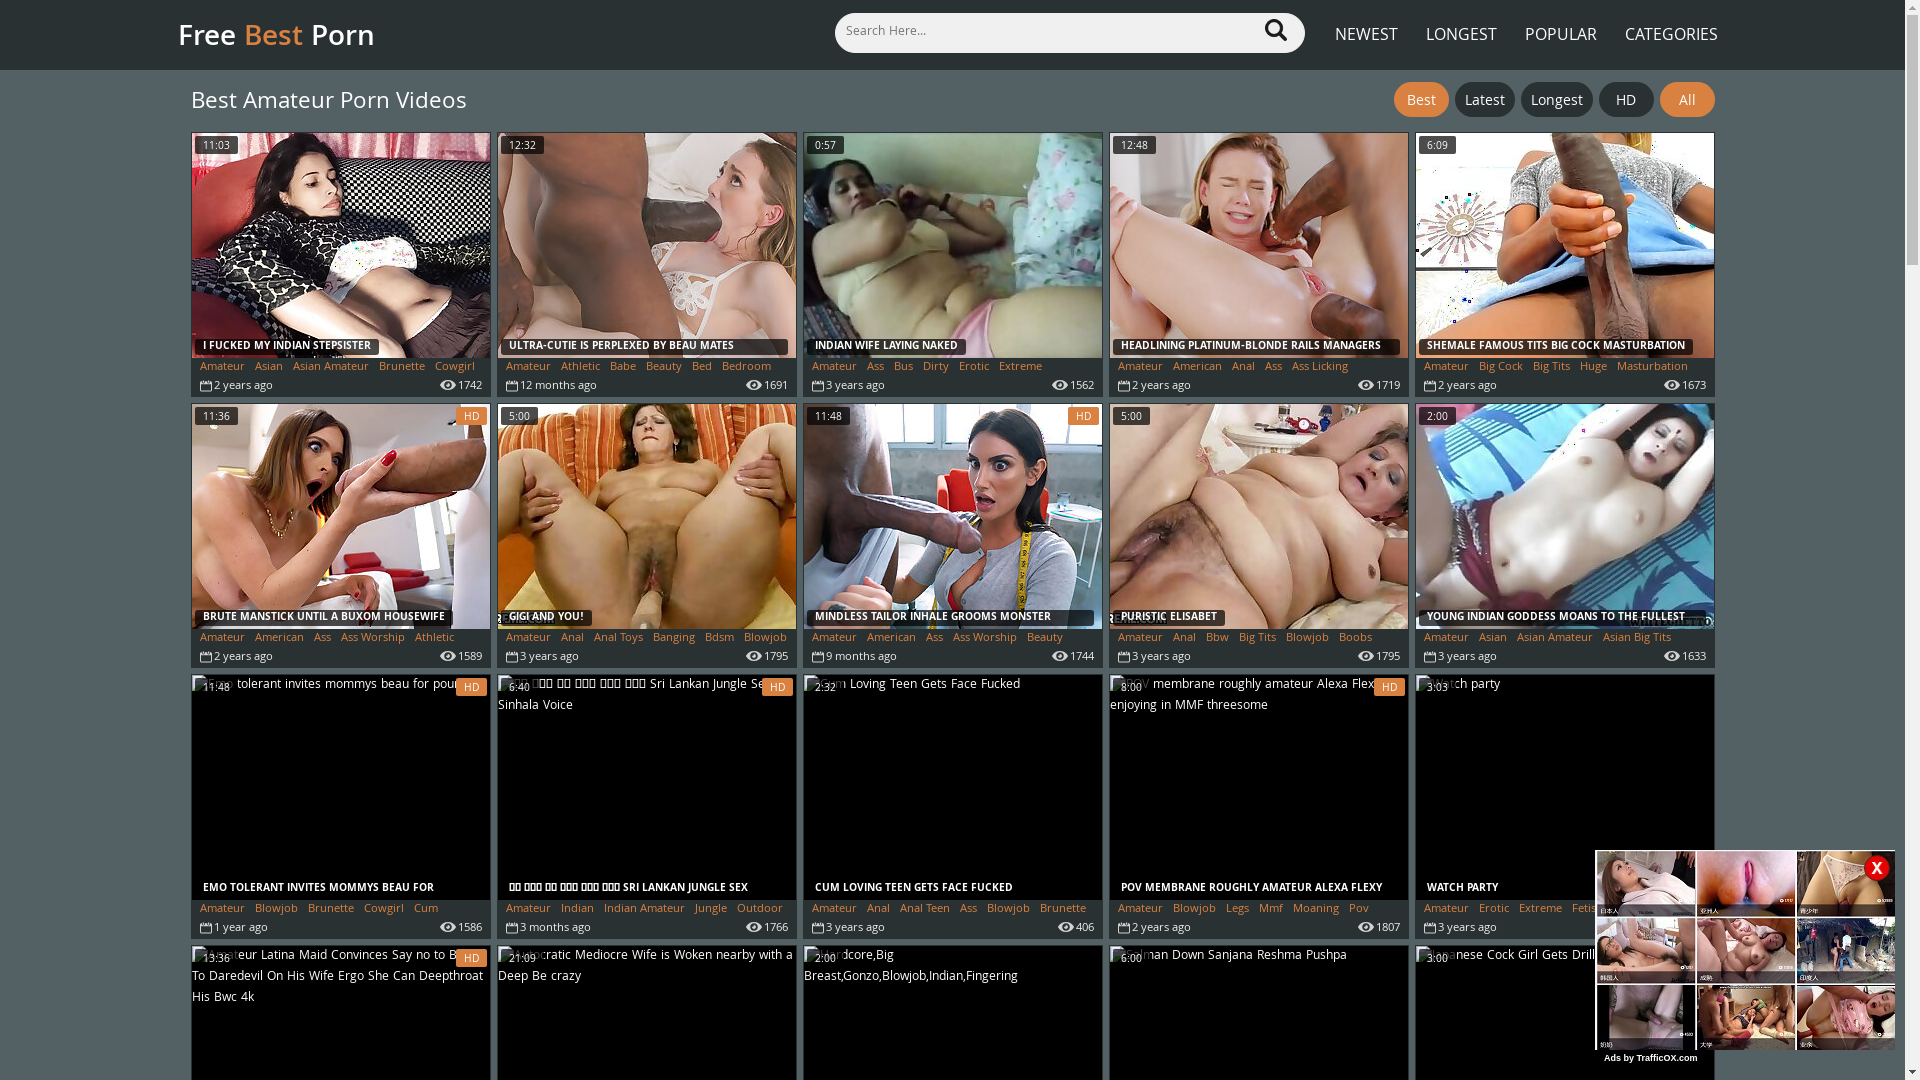 Image resolution: width=1920 pixels, height=1080 pixels. What do you see at coordinates (1358, 909) in the screenshot?
I see `'Pov'` at bounding box center [1358, 909].